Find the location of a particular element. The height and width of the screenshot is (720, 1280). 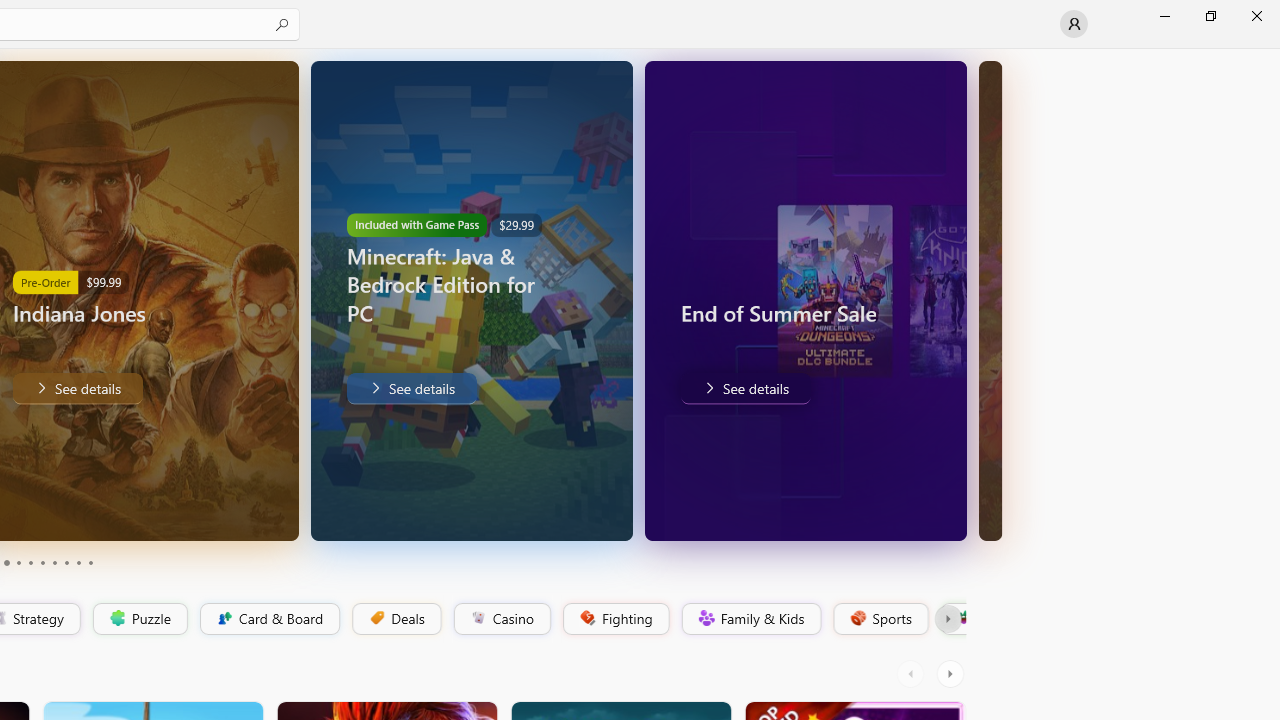

'Fighting' is located at coordinates (614, 618).